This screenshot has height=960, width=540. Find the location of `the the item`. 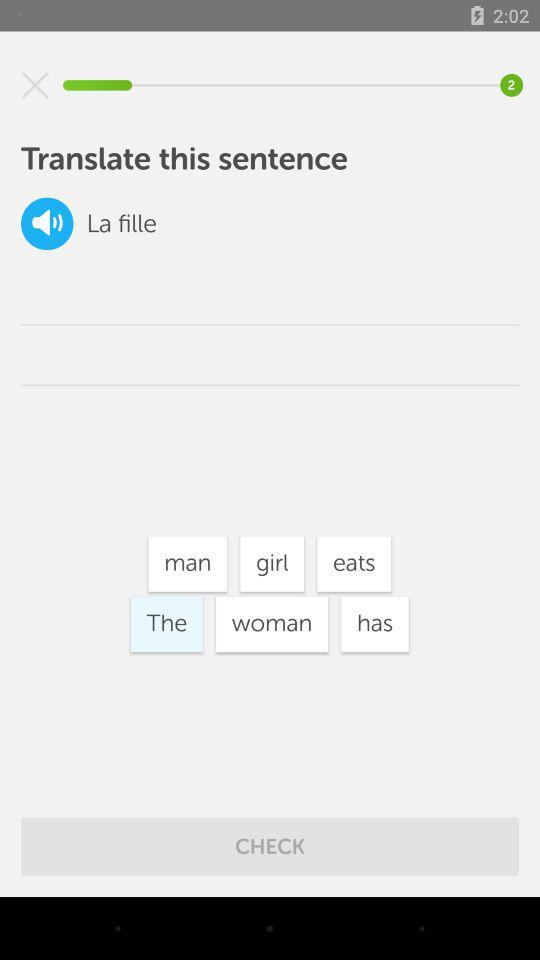

the the item is located at coordinates (165, 623).